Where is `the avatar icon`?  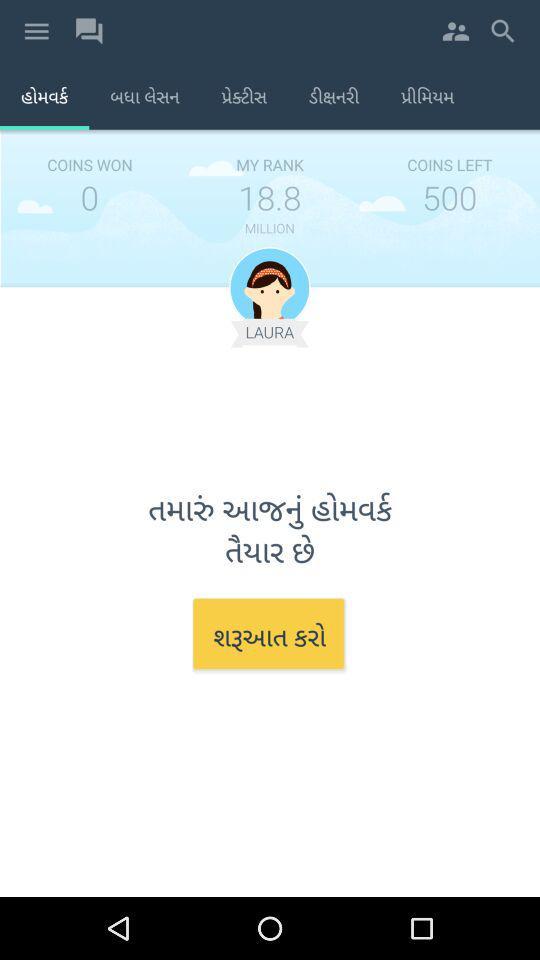 the avatar icon is located at coordinates (269, 307).